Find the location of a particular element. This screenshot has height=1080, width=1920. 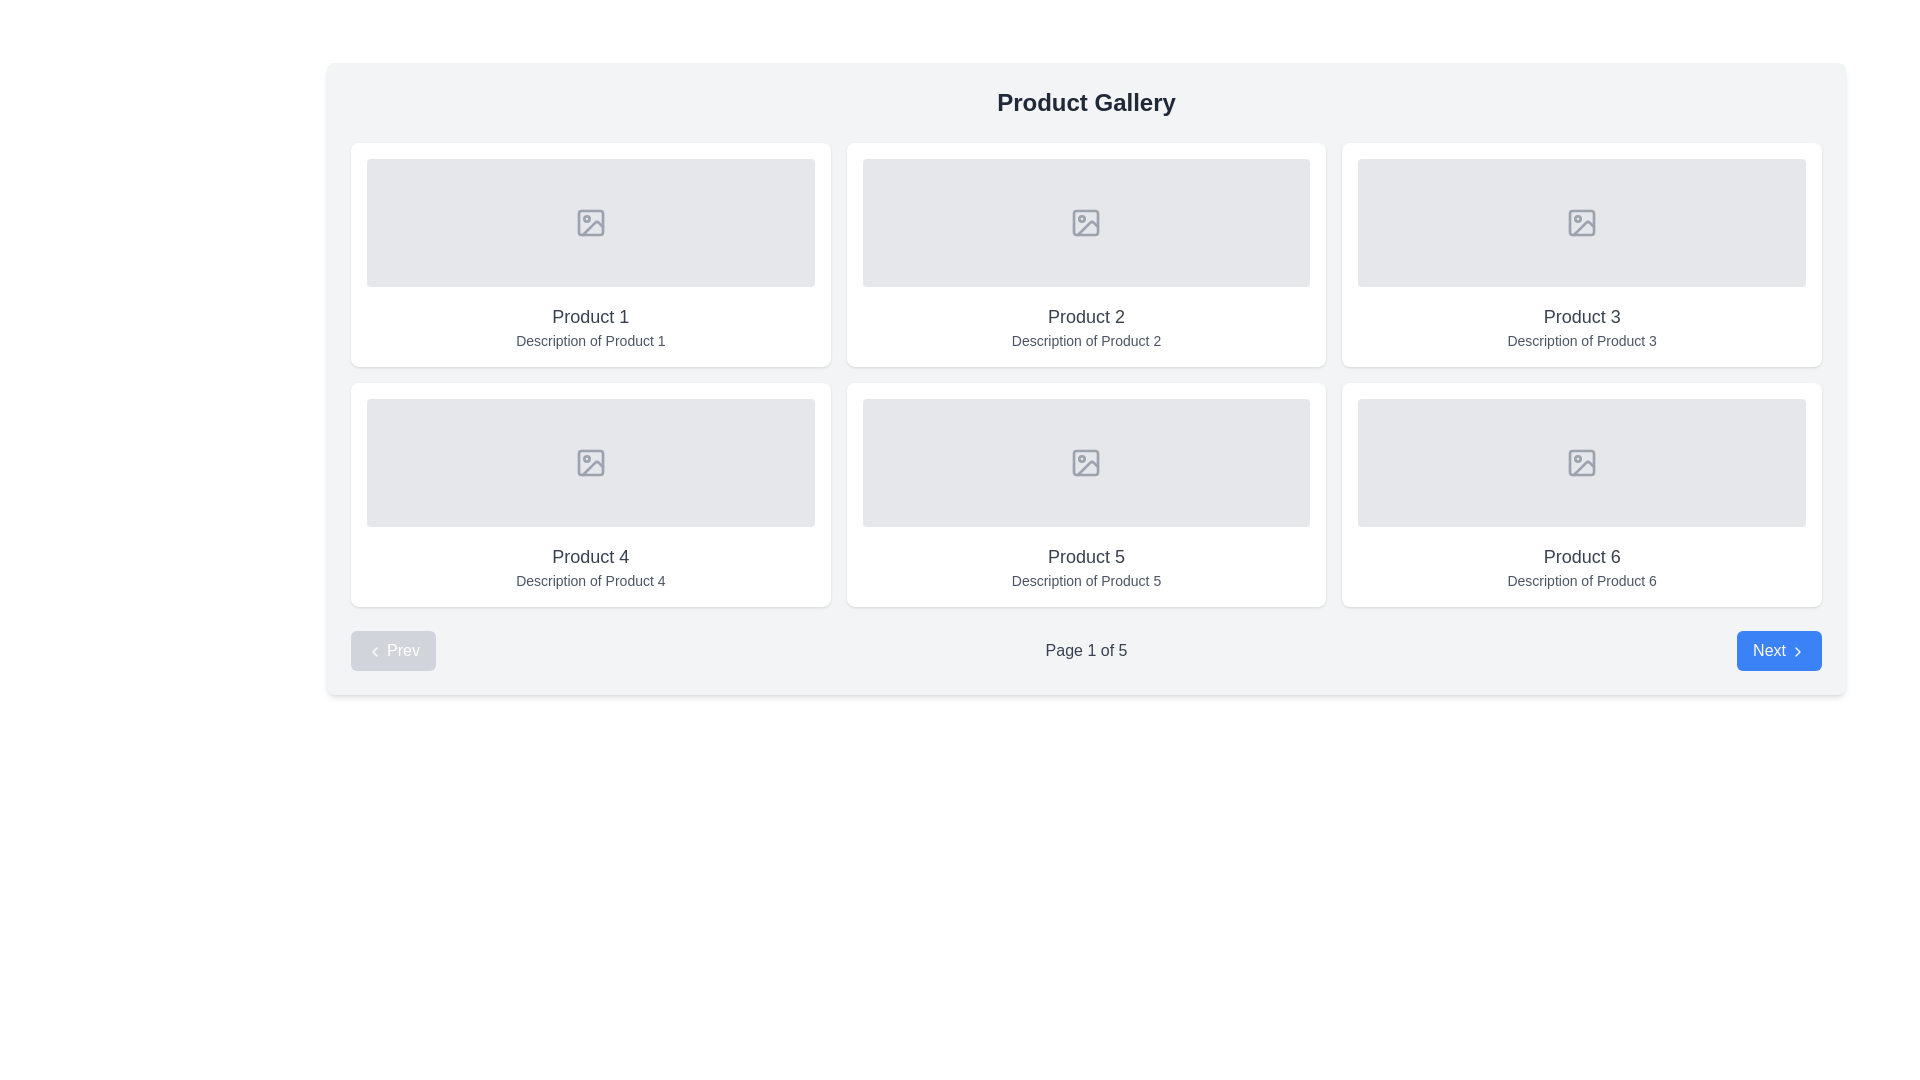

product card for Product 6 located in the third column of the second row in a 3x2 grid layout is located at coordinates (1581, 494).